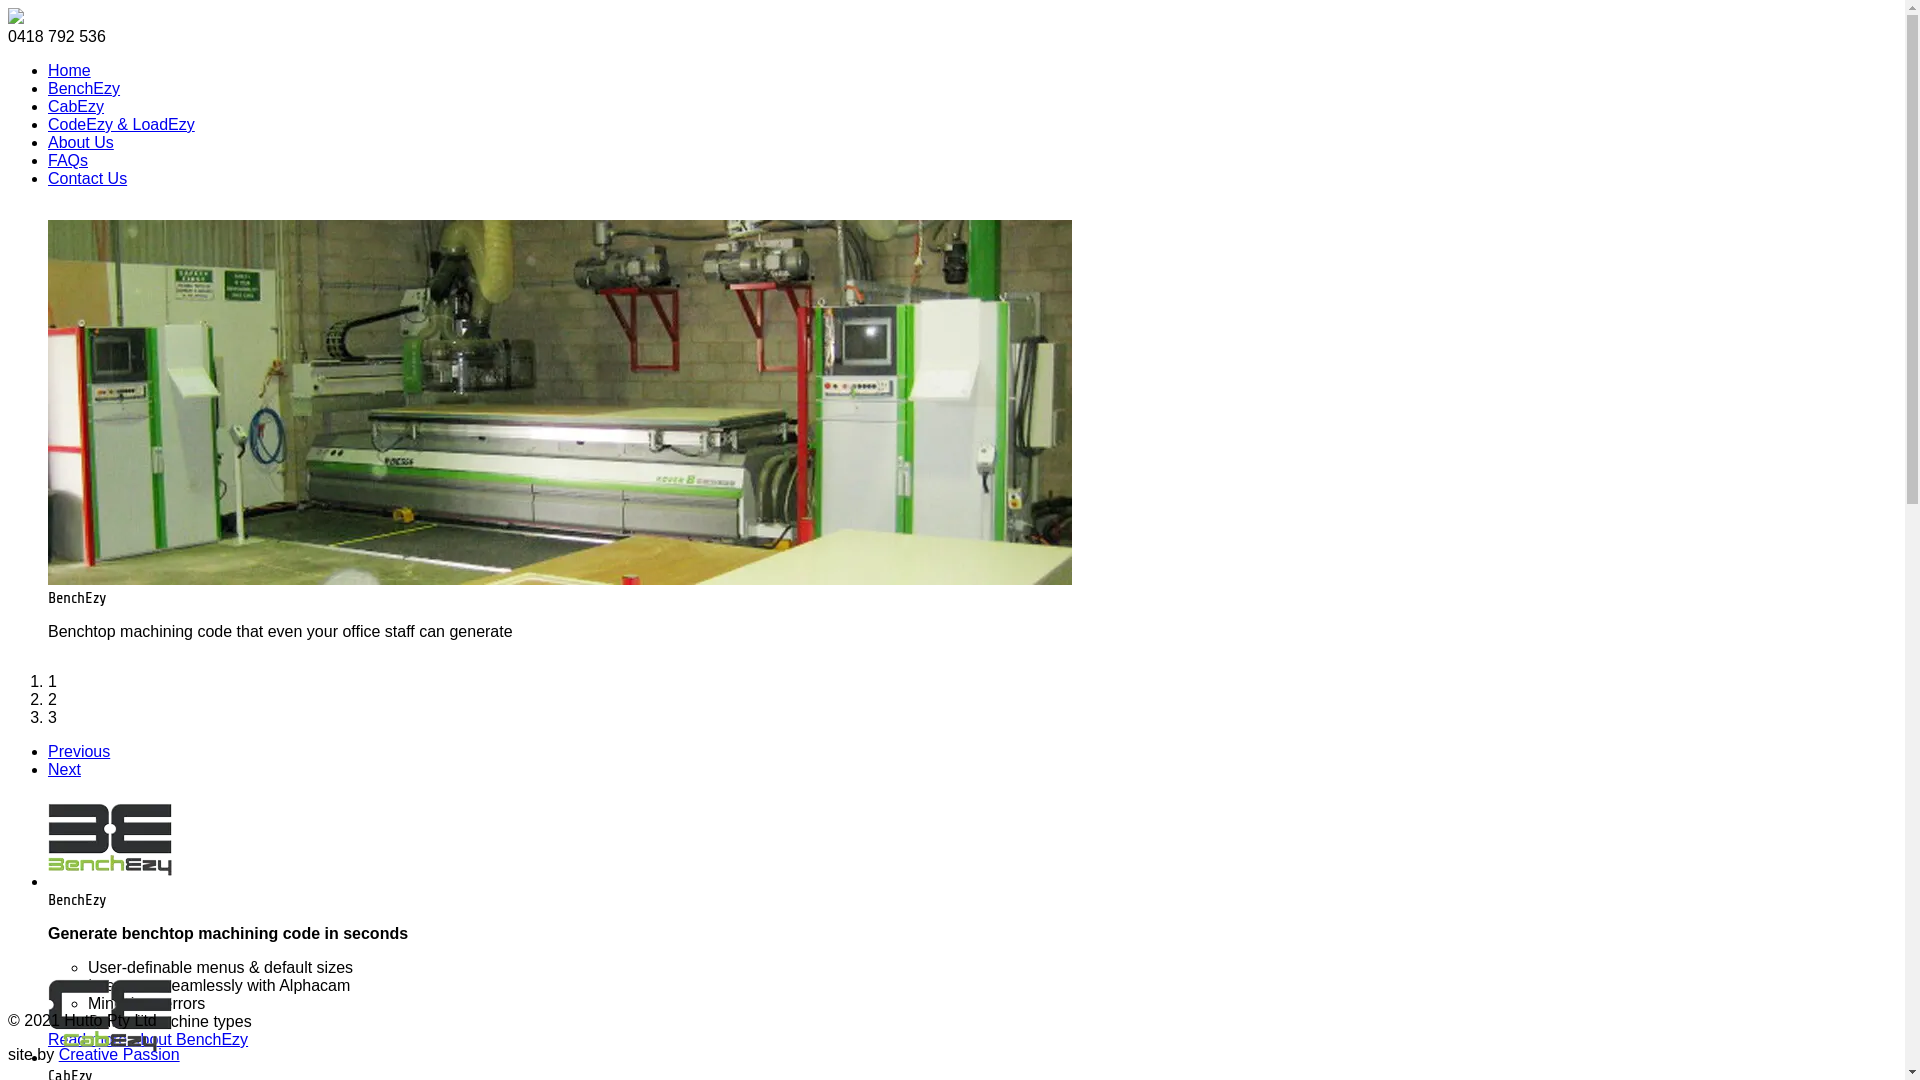 The height and width of the screenshot is (1080, 1920). I want to click on '2', so click(52, 698).